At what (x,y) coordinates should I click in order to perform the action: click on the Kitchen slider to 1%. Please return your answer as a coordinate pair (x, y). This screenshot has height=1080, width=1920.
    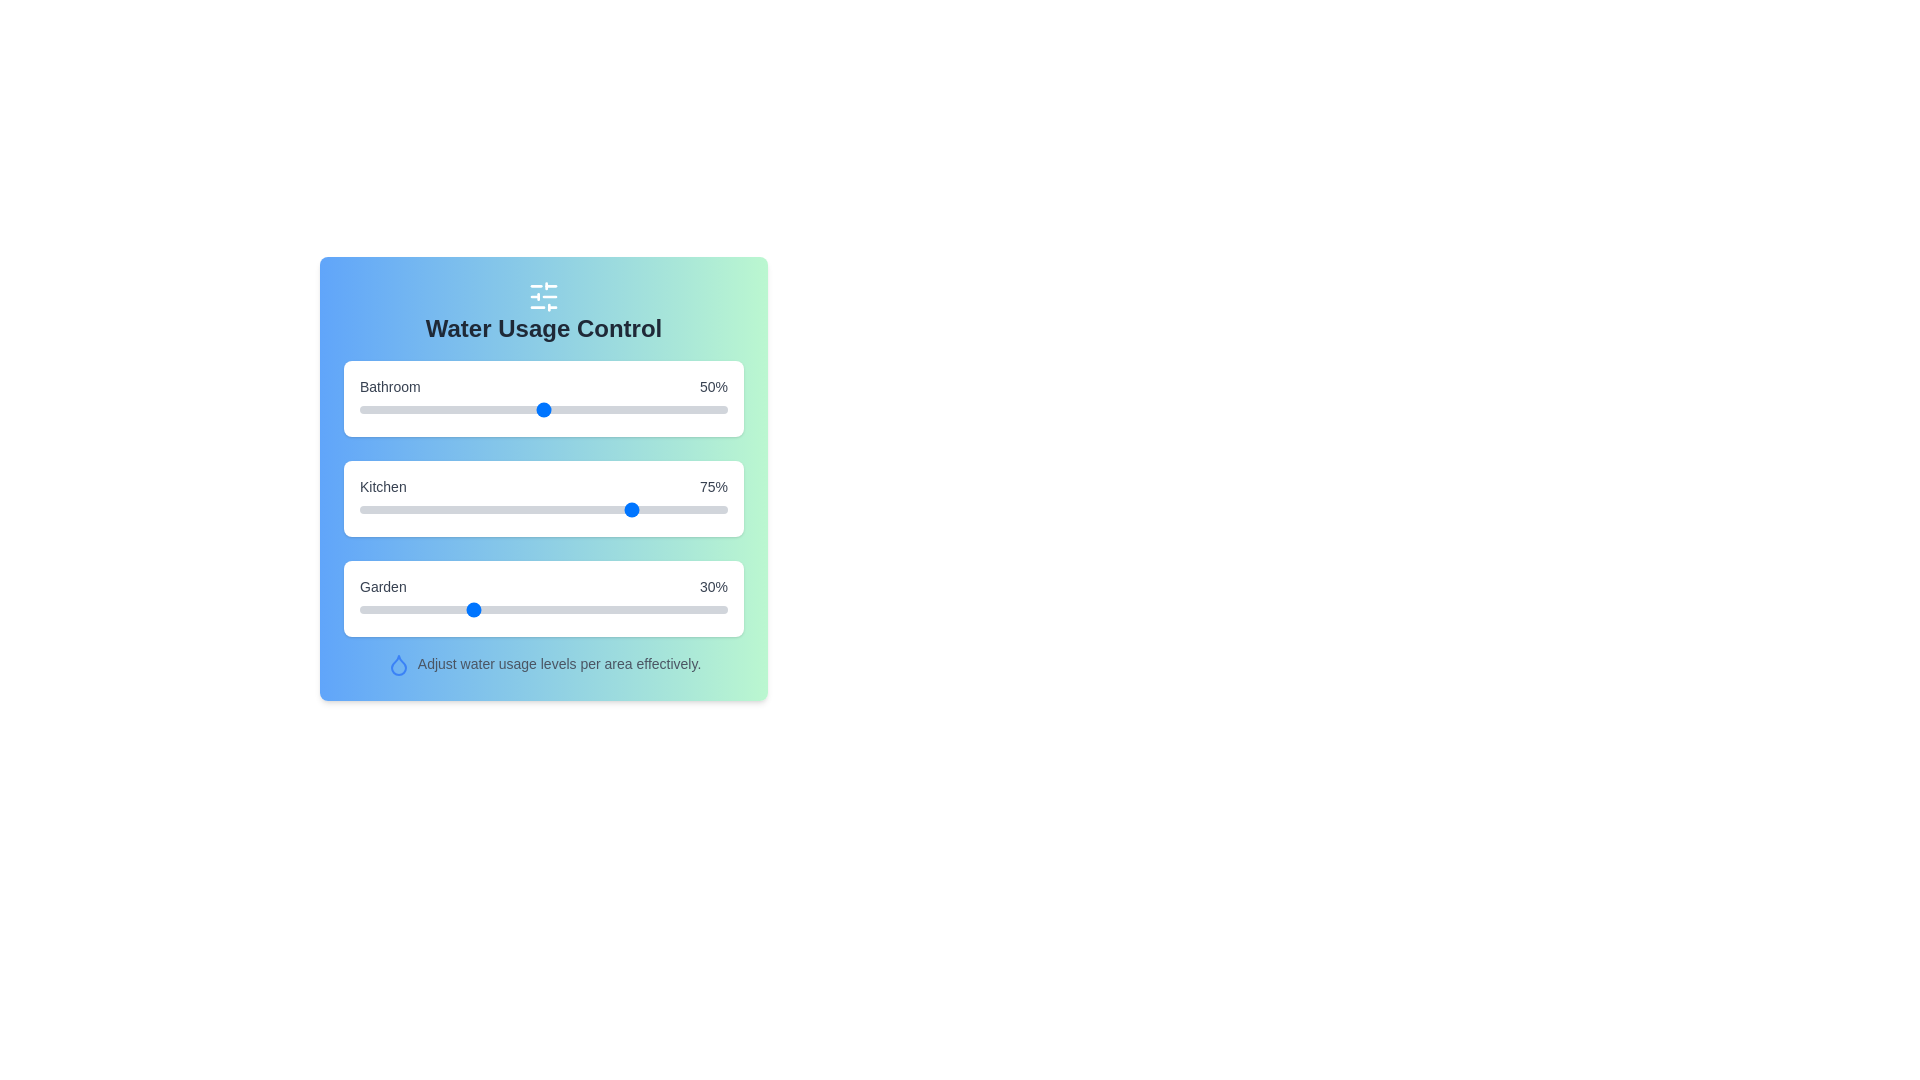
    Looking at the image, I should click on (363, 508).